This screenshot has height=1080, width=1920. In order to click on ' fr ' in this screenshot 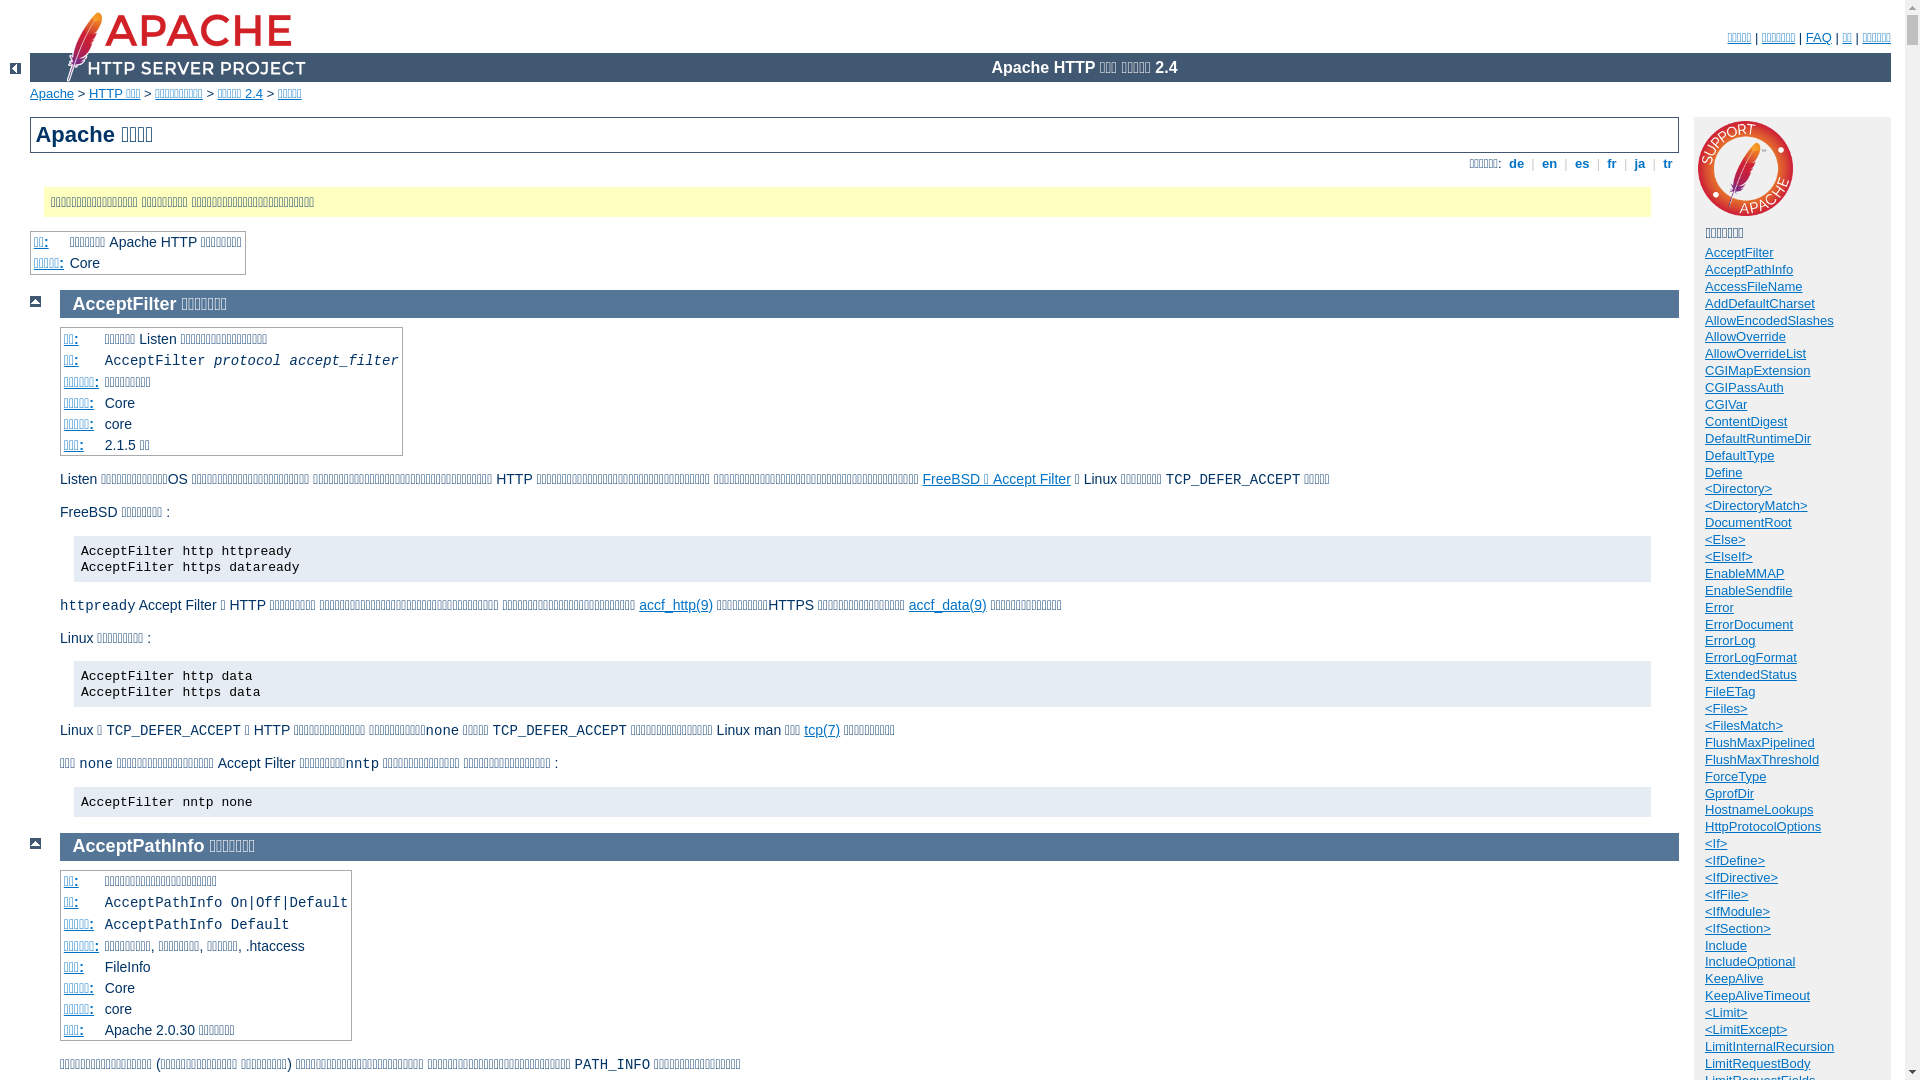, I will do `click(1612, 162)`.